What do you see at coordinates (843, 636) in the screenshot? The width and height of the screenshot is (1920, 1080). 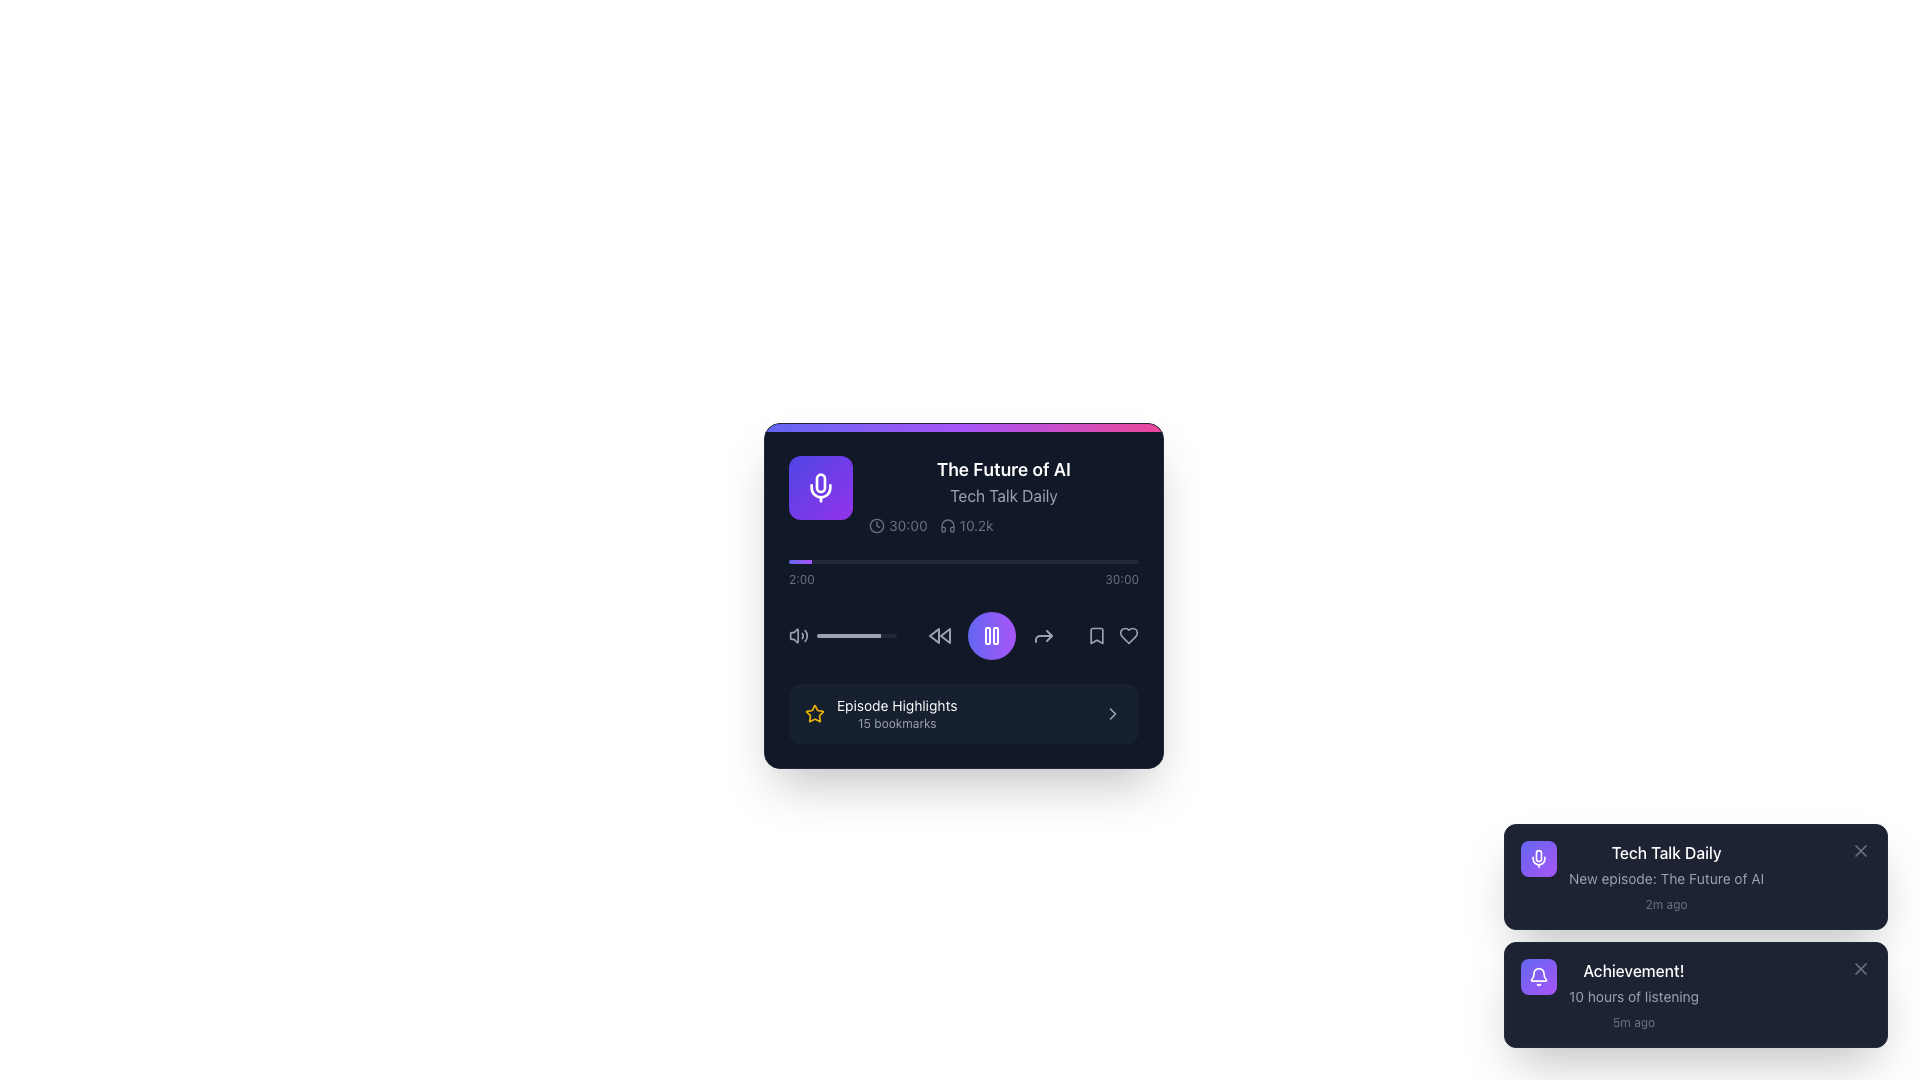 I see `the volume` at bounding box center [843, 636].